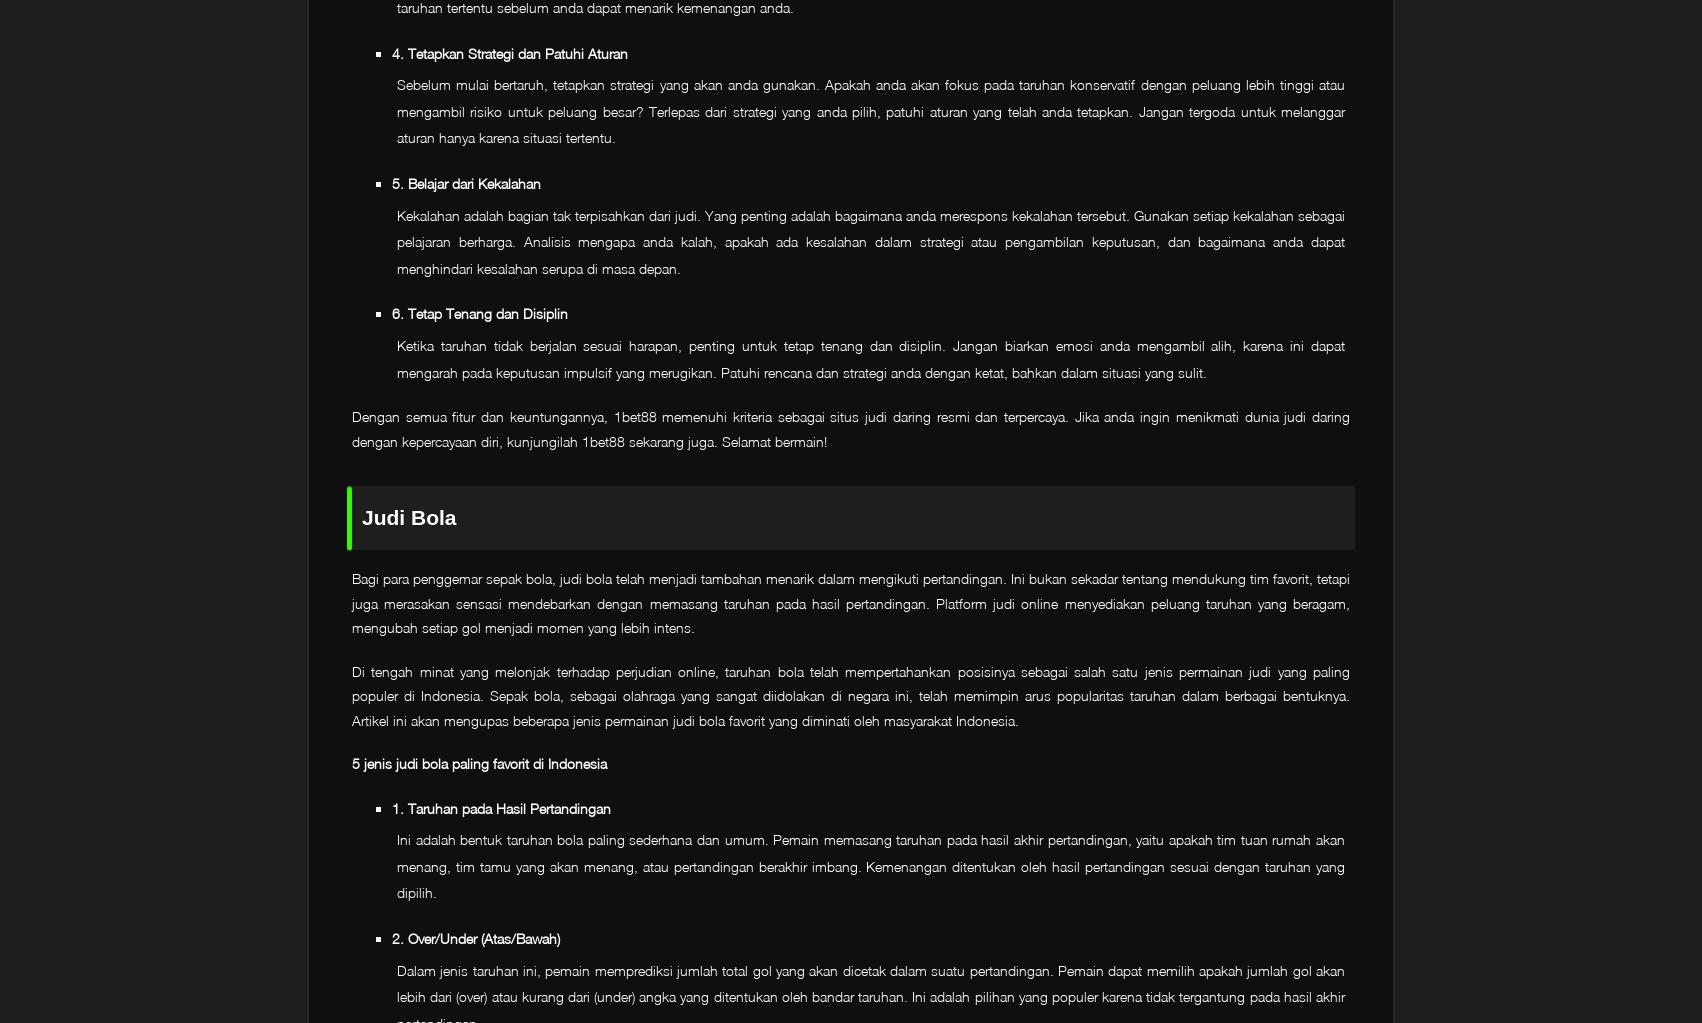  Describe the element at coordinates (851, 601) in the screenshot. I see `'Bagi para penggemar sepak bola, judi bola telah menjadi tambahan menarik dalam mengikuti pertandingan. Ini bukan sekadar tentang mendukung tim favorit, tetapi juga merasakan sensasi mendebarkan dengan memasang taruhan pada hasil pertandingan. Platform judi online menyediakan peluang taruhan yang beragam, mengubah setiap gol menjadi momen yang lebih intens.'` at that location.